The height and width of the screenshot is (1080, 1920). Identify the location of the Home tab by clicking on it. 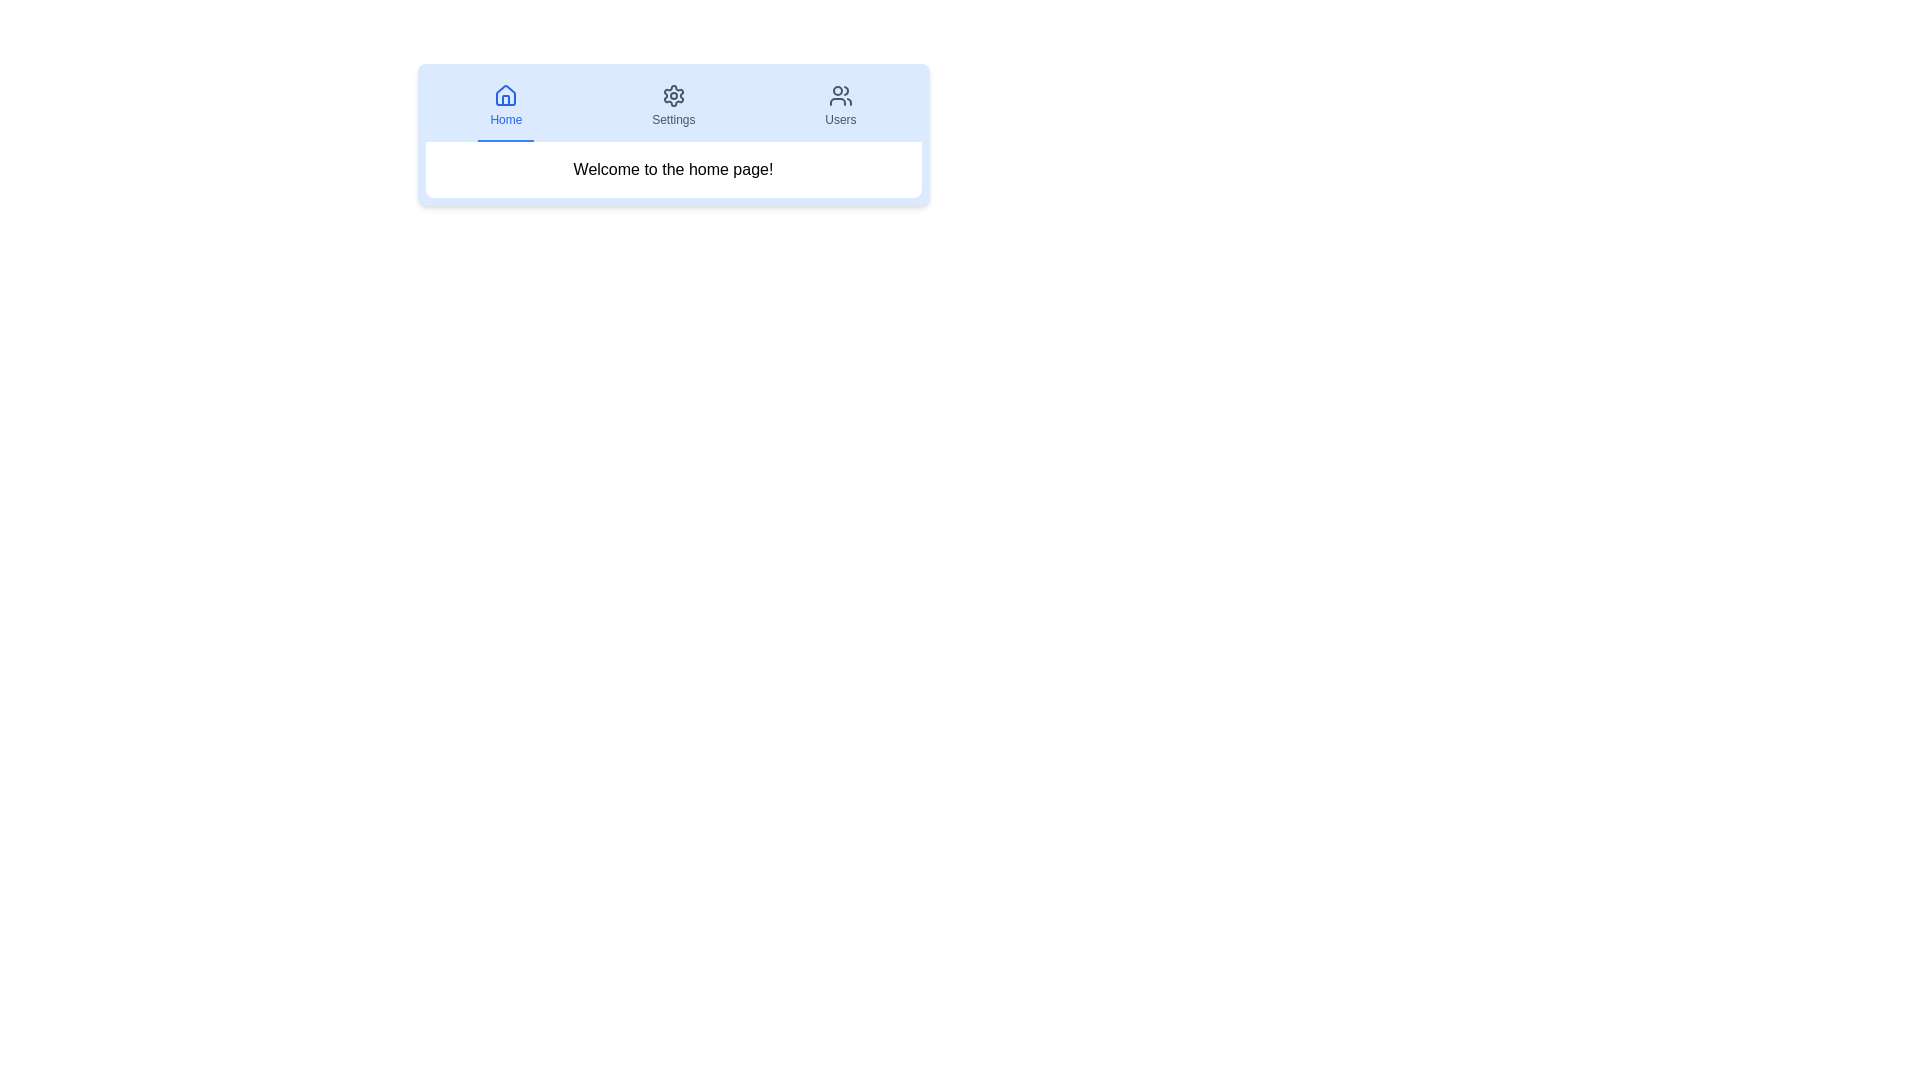
(505, 107).